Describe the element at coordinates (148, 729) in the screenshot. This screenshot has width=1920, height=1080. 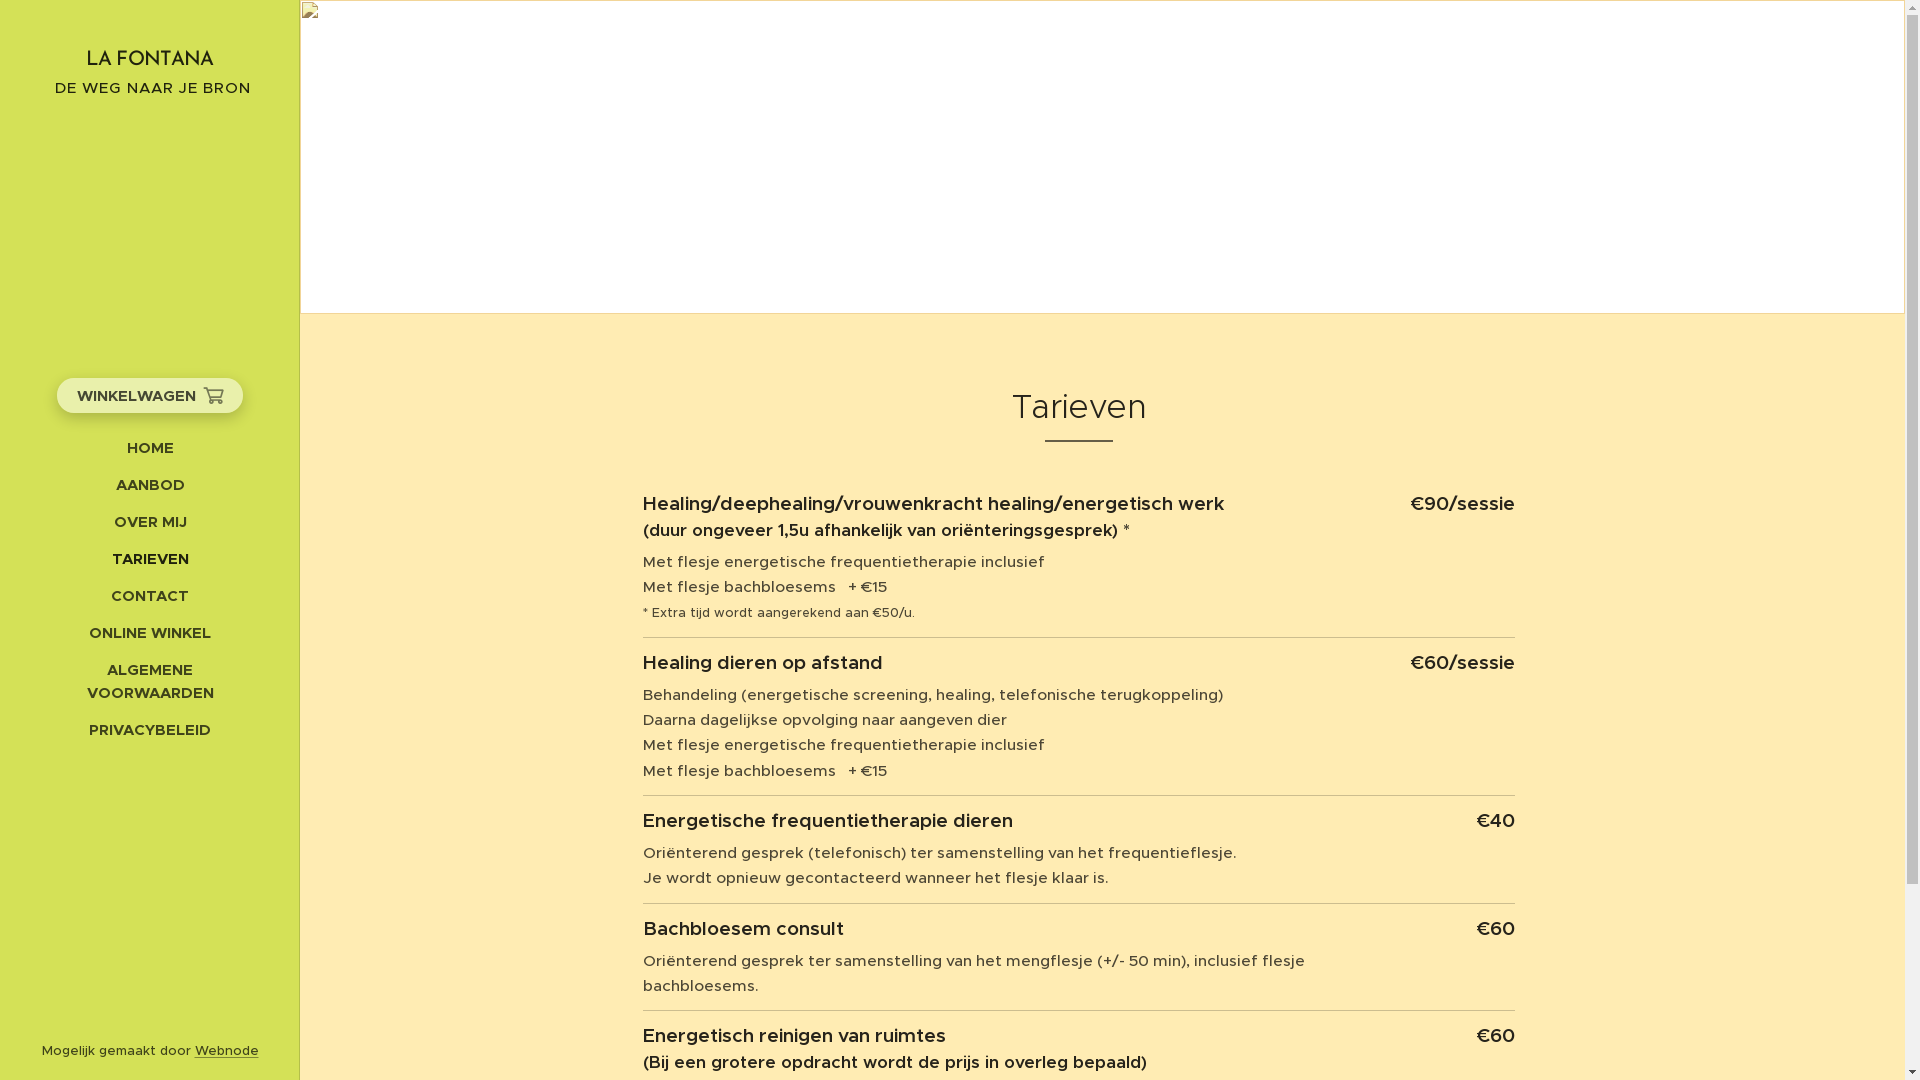
I see `'PRIVACYBELEID'` at that location.